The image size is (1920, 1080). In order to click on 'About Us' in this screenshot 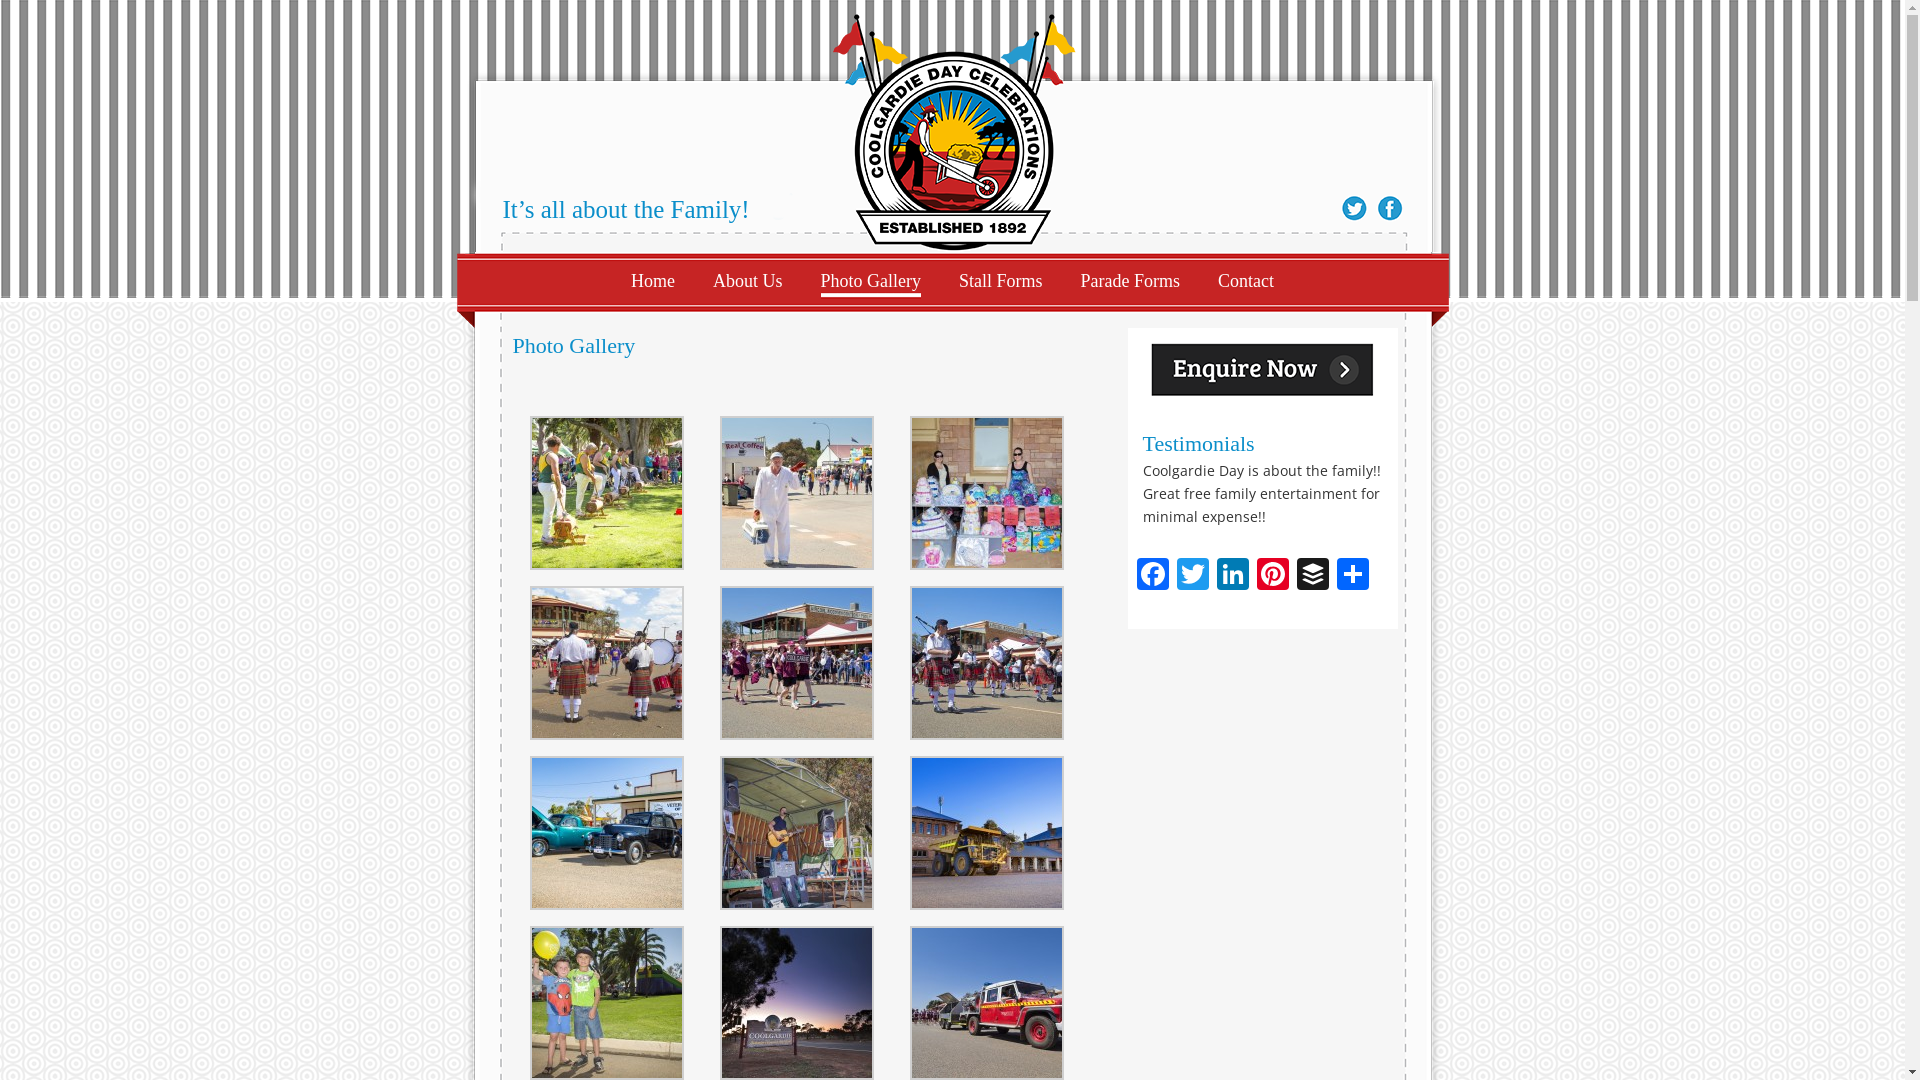, I will do `click(747, 281)`.